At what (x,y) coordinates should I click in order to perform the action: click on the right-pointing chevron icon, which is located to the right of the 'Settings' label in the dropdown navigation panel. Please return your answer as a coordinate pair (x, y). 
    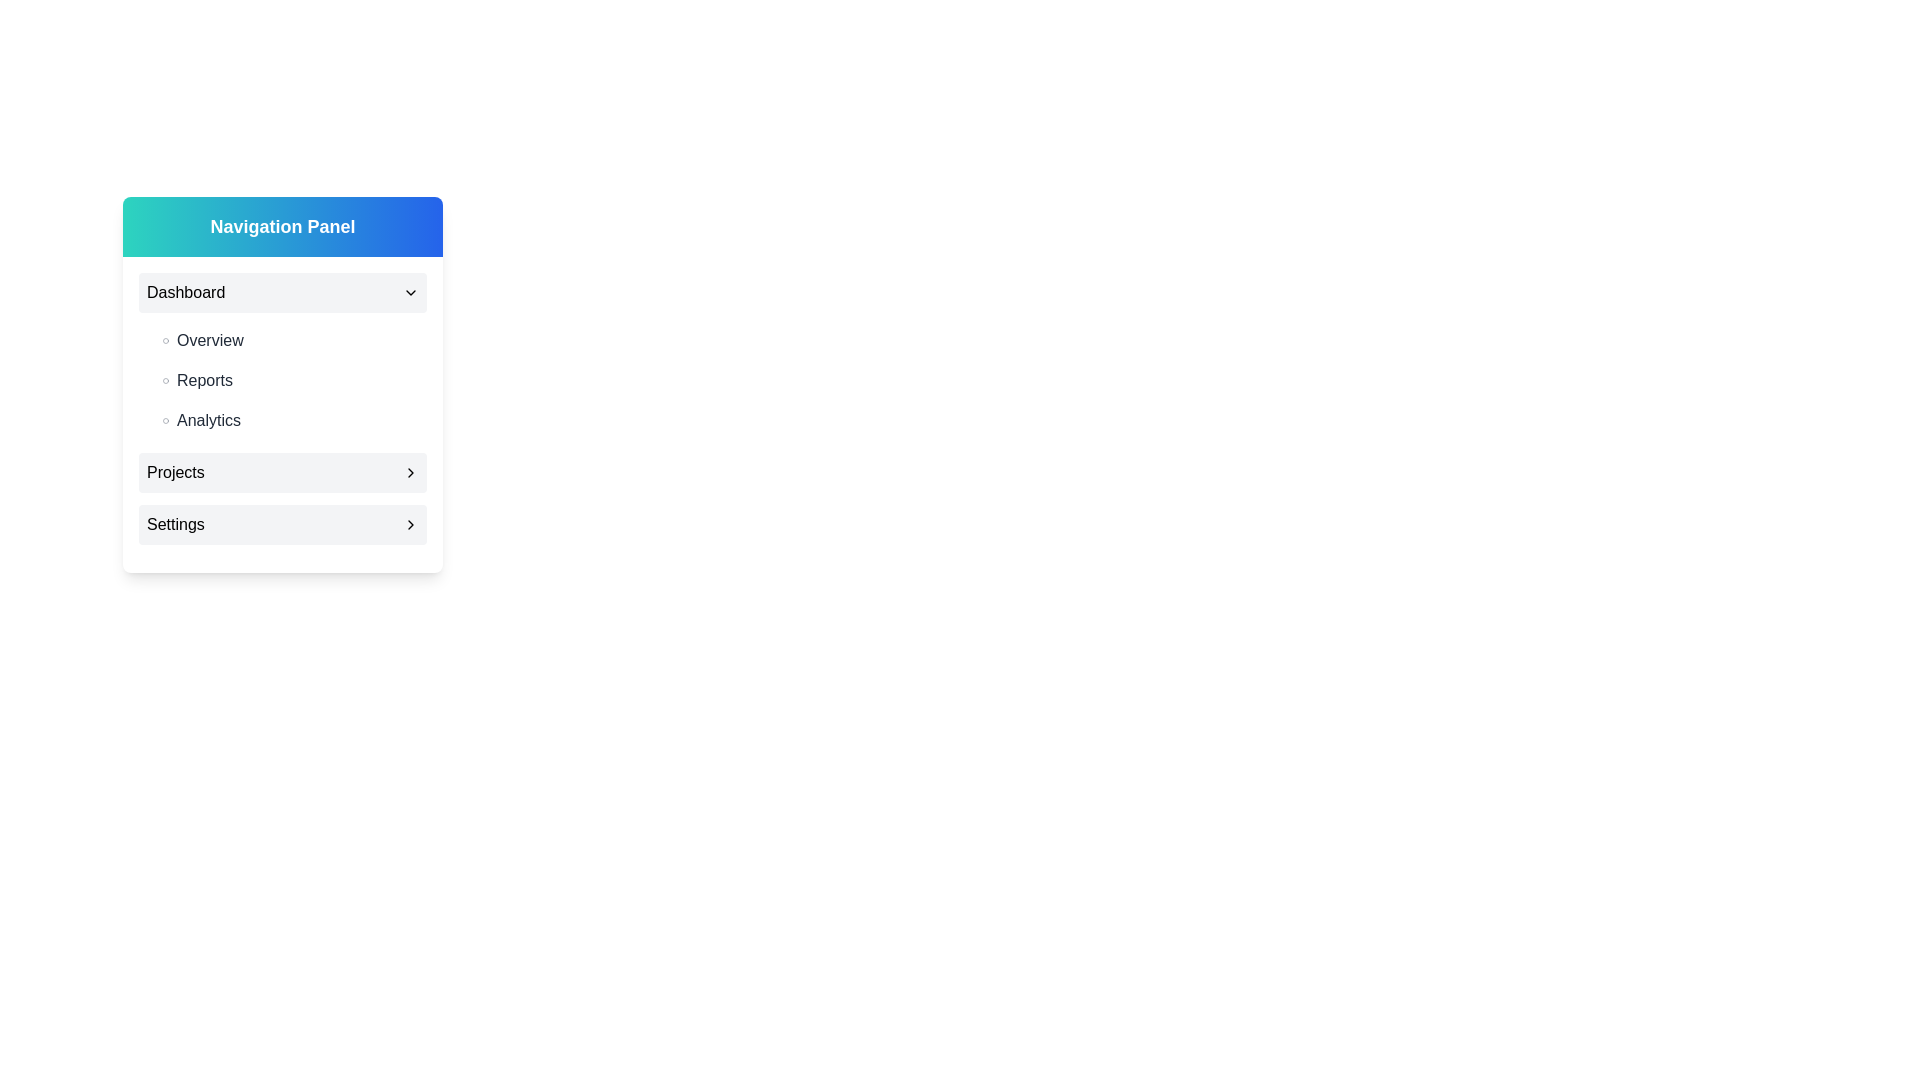
    Looking at the image, I should click on (410, 523).